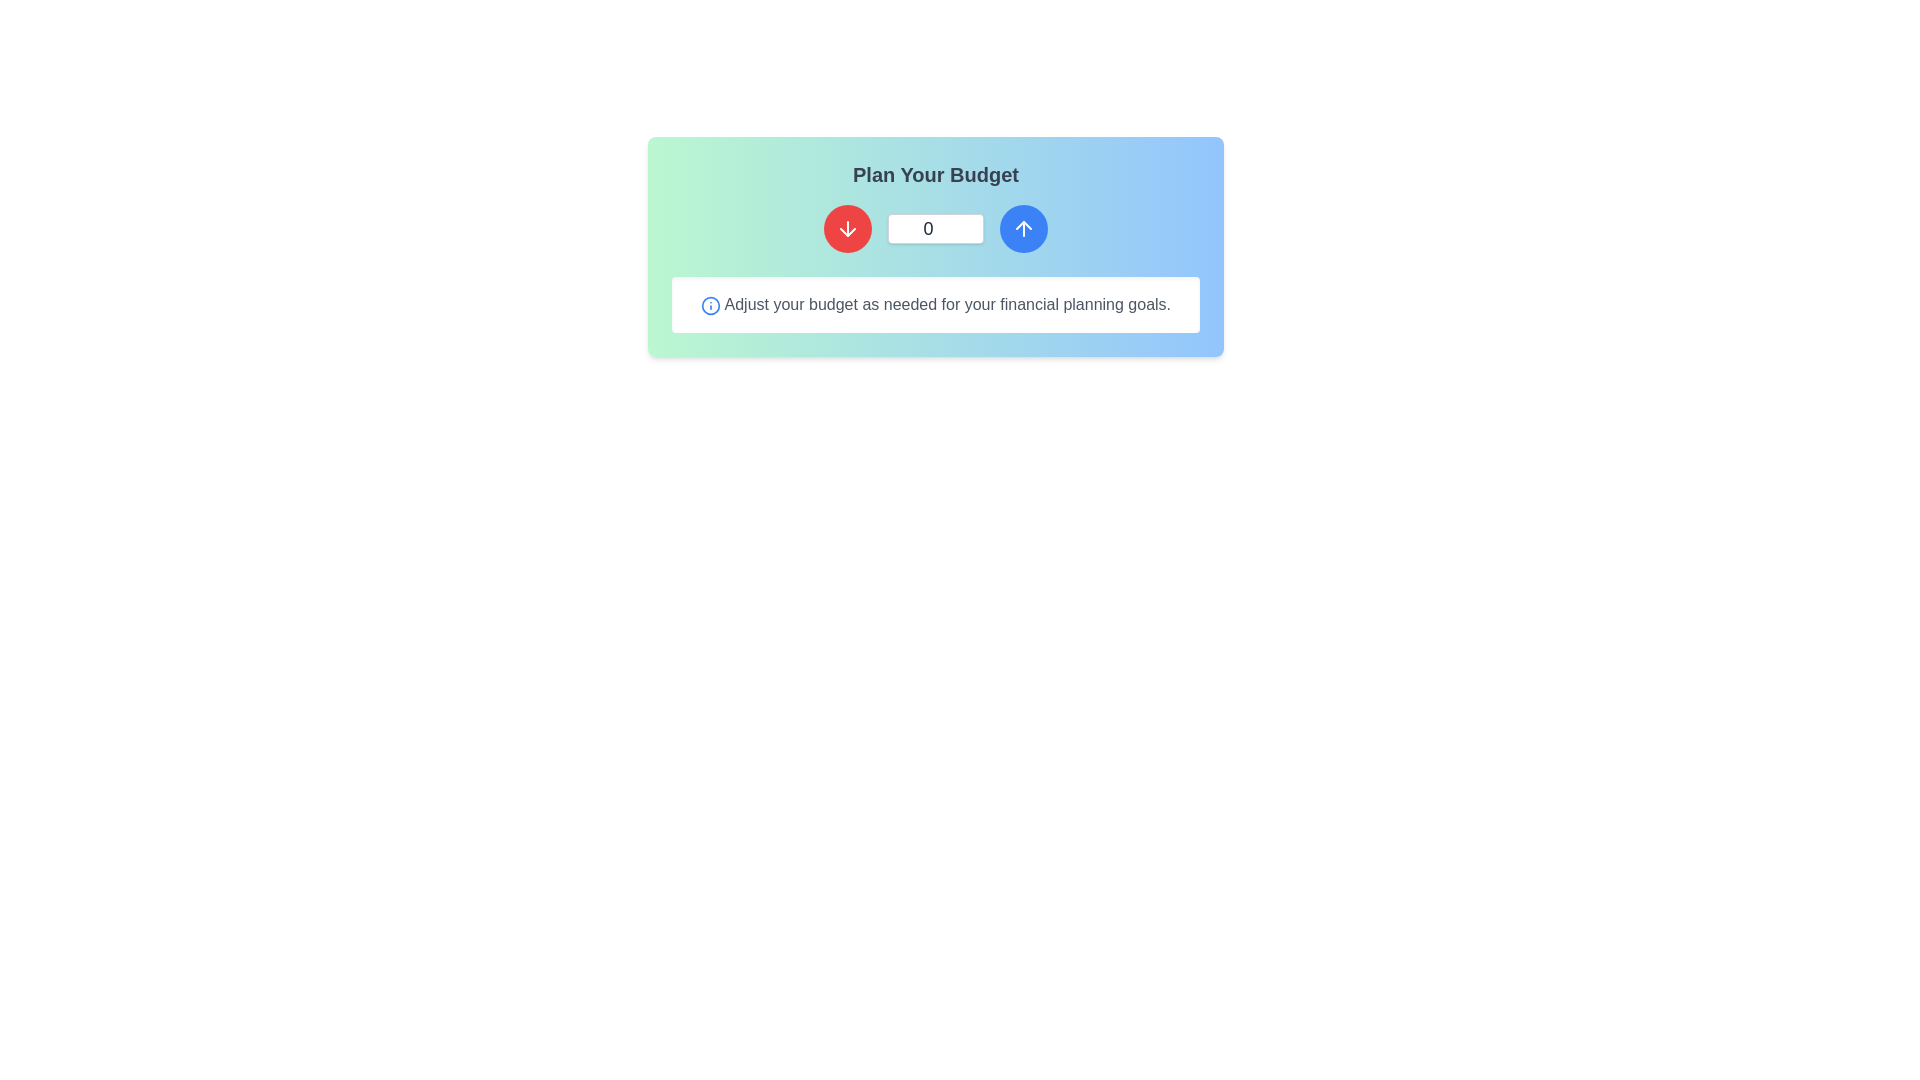 The width and height of the screenshot is (1920, 1080). I want to click on the Number input field, so click(935, 227).